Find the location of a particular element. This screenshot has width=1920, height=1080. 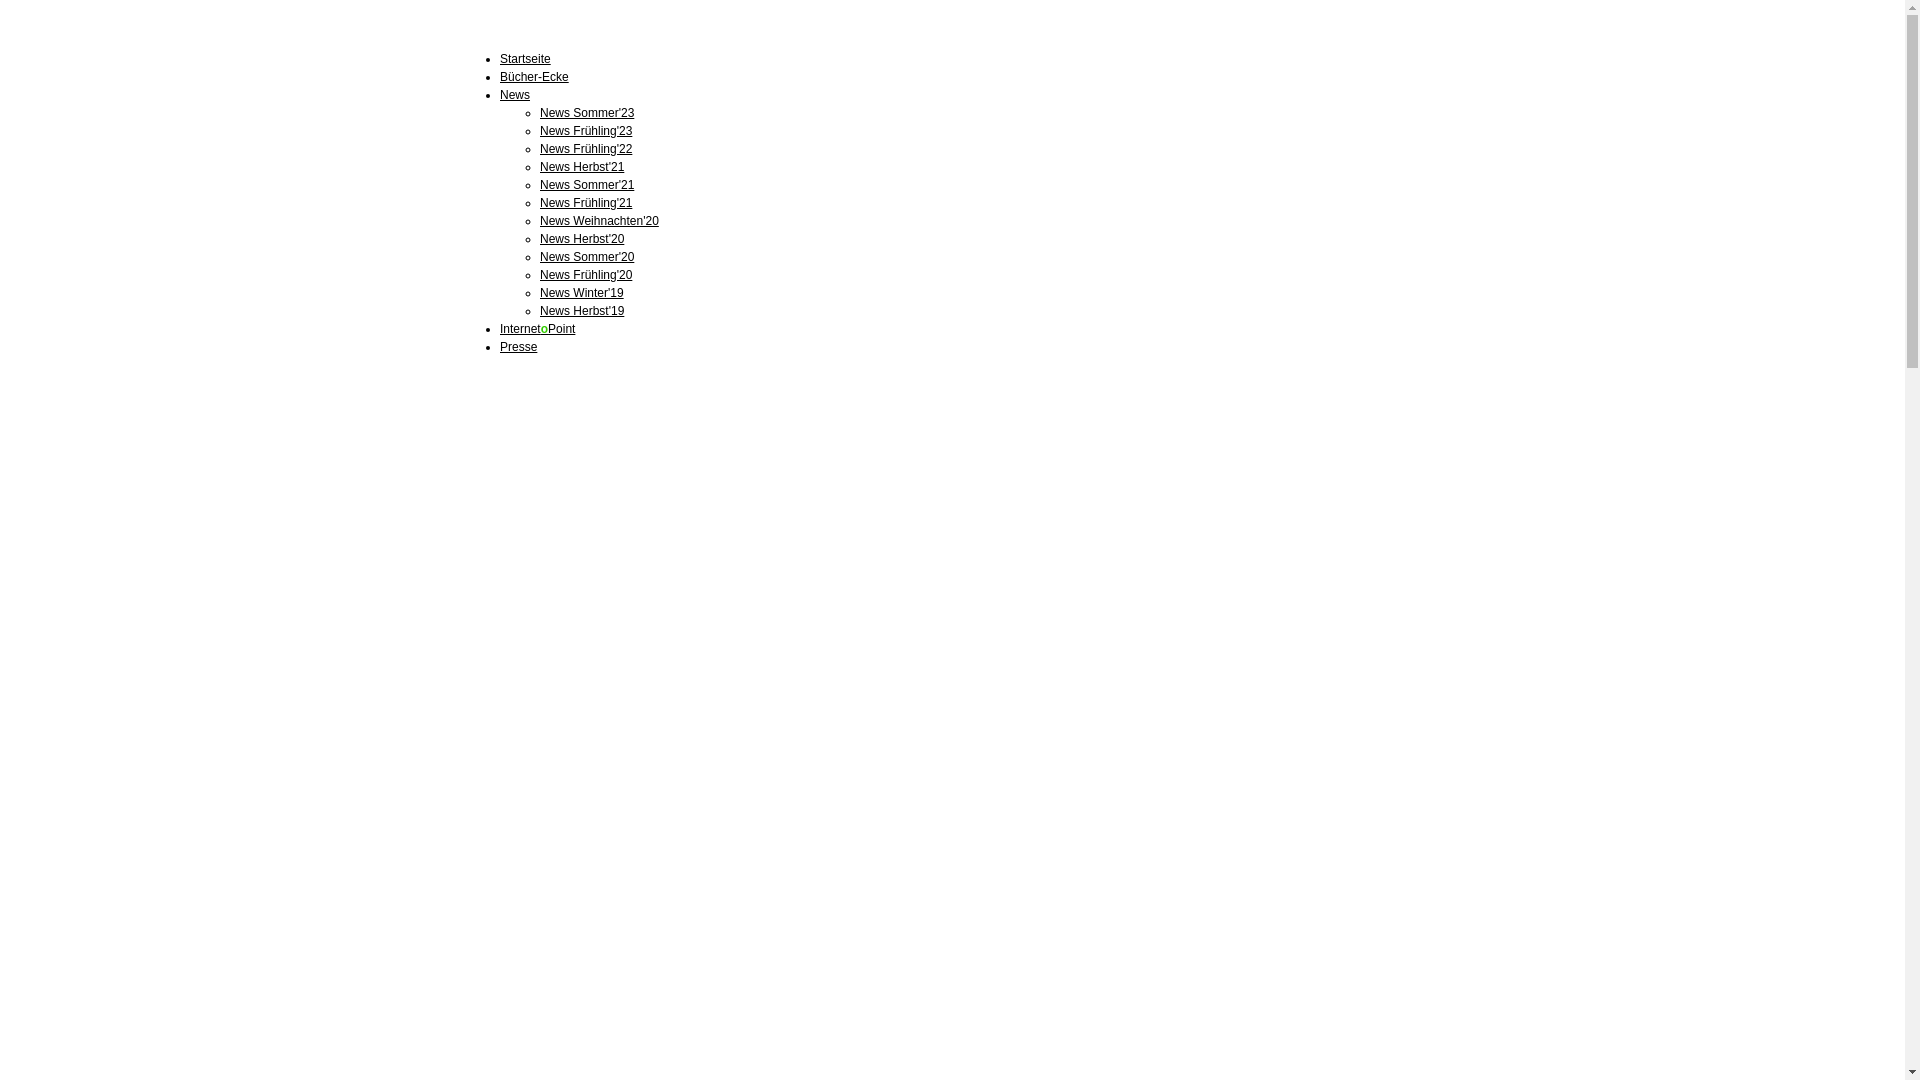

'News Herbst'19' is located at coordinates (580, 311).